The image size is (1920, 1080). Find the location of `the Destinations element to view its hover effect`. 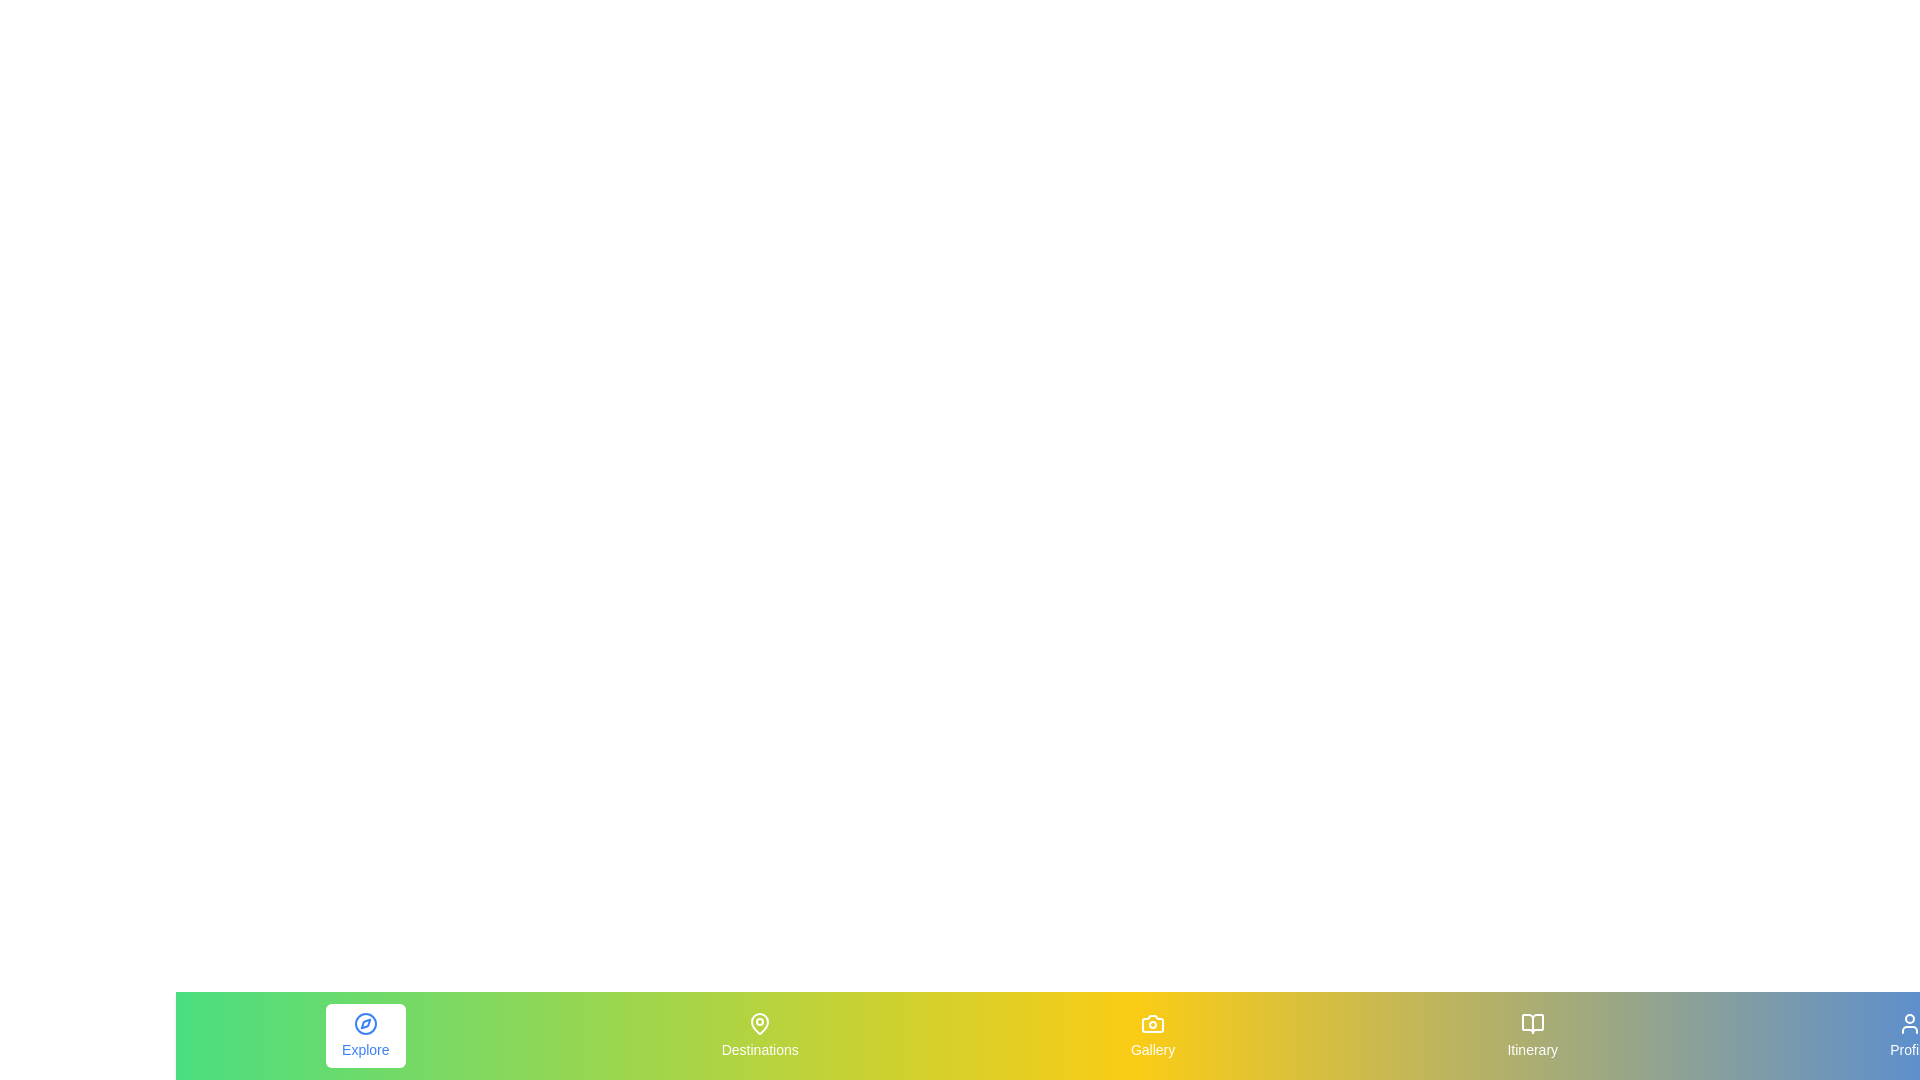

the Destinations element to view its hover effect is located at coordinates (759, 1035).